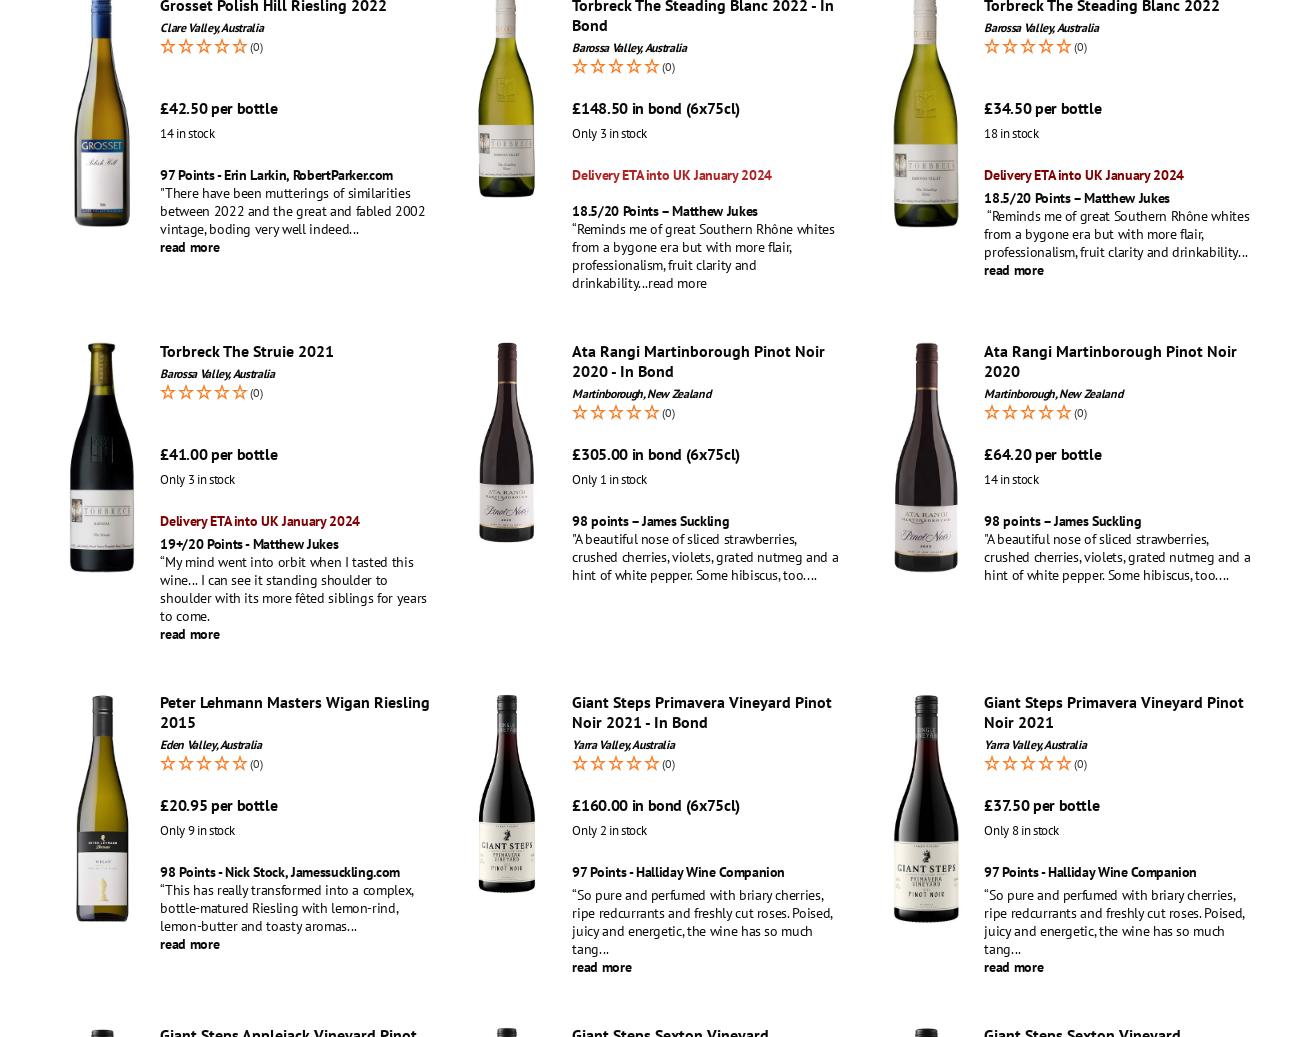 The width and height of the screenshot is (1300, 1037). What do you see at coordinates (169, 452) in the screenshot?
I see `'41.00'` at bounding box center [169, 452].